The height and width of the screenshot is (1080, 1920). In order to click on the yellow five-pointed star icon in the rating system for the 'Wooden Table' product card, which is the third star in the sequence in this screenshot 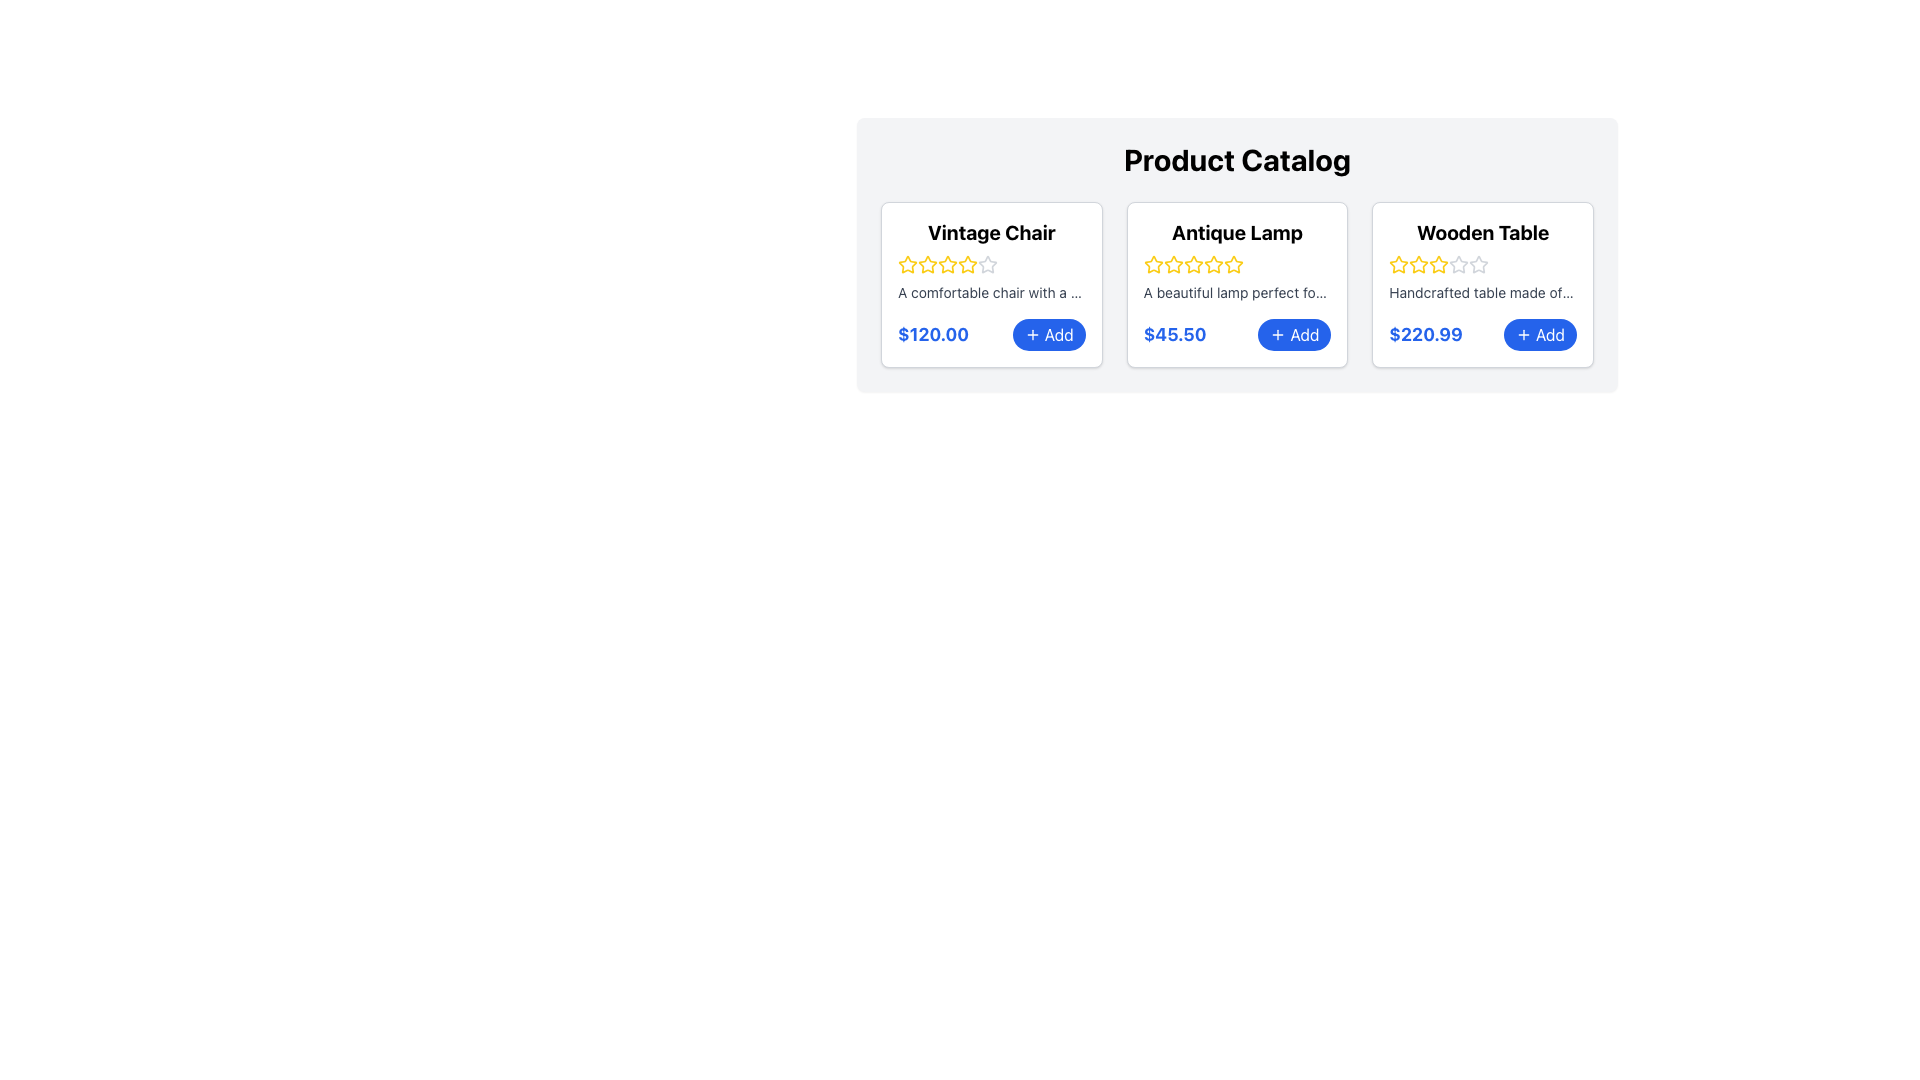, I will do `click(1418, 263)`.